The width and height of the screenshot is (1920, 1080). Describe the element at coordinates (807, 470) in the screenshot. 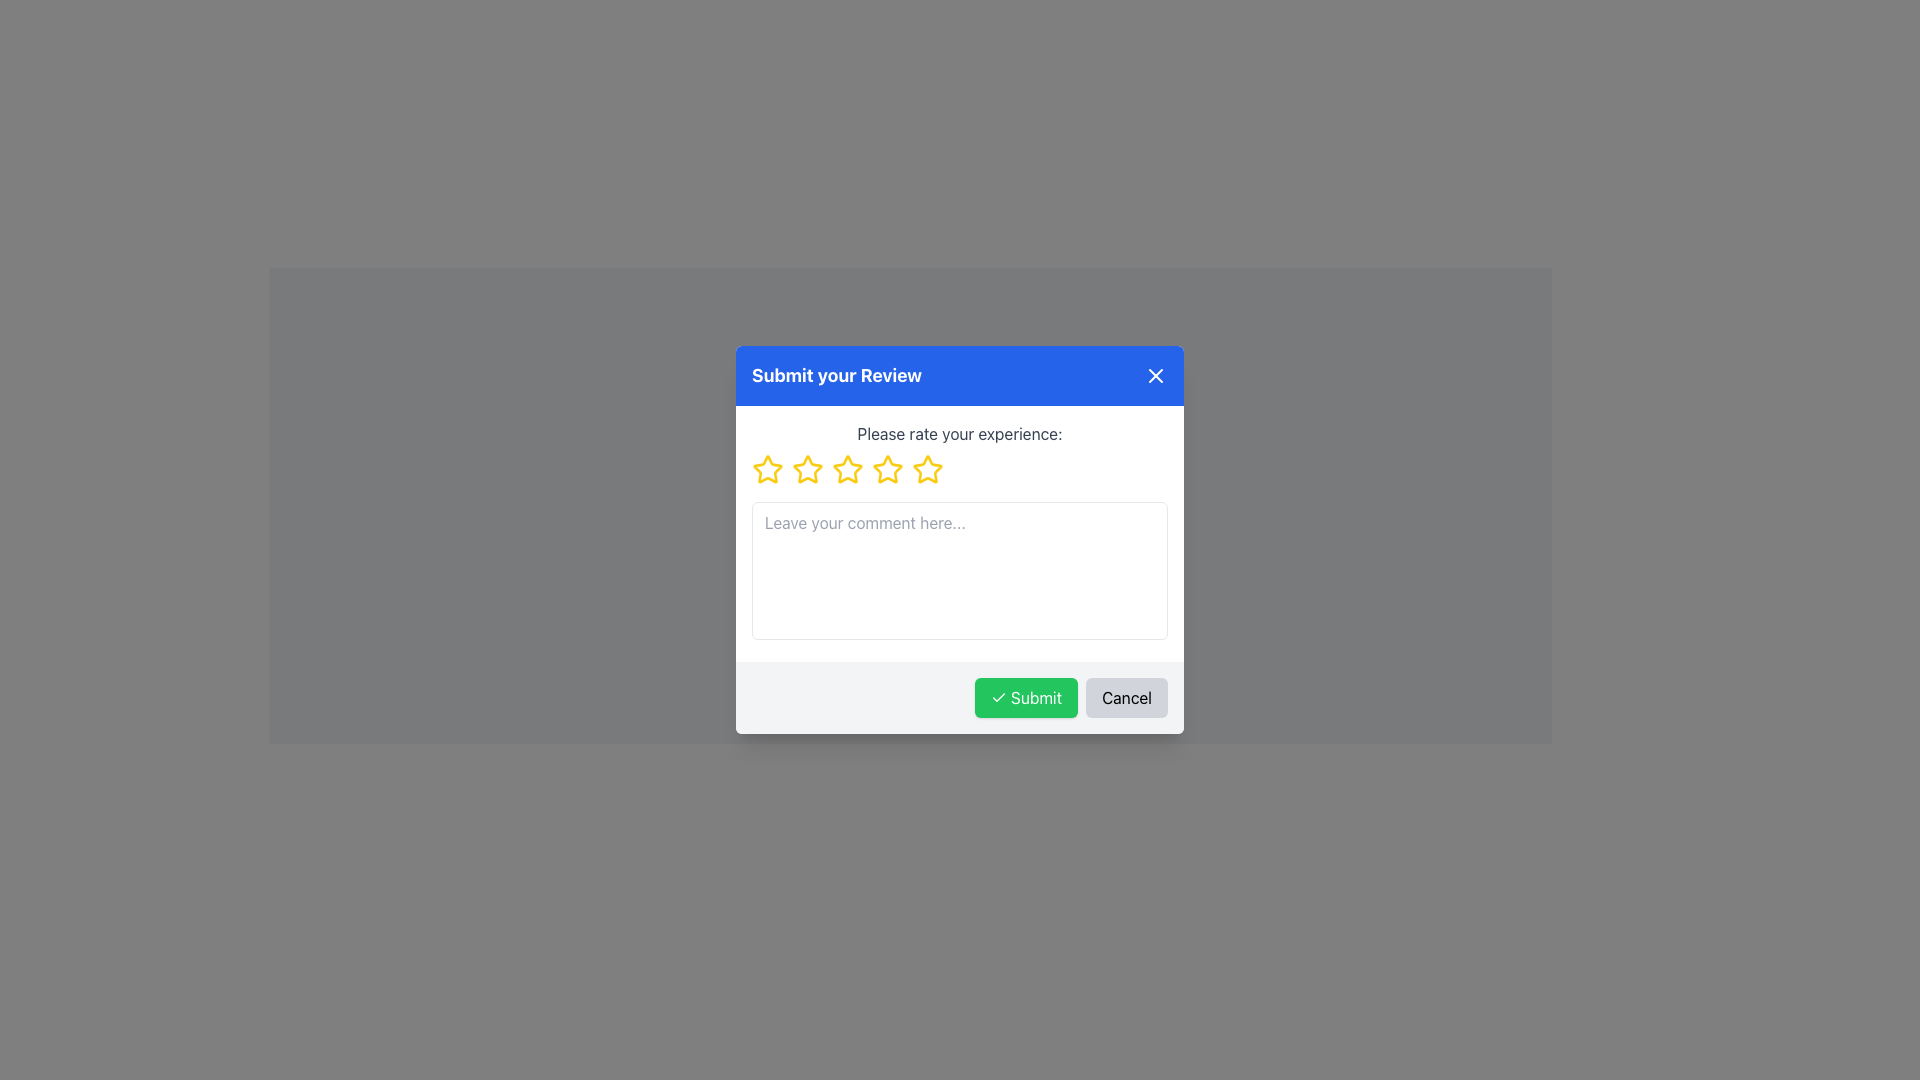

I see `the third star icon in the rating row` at that location.